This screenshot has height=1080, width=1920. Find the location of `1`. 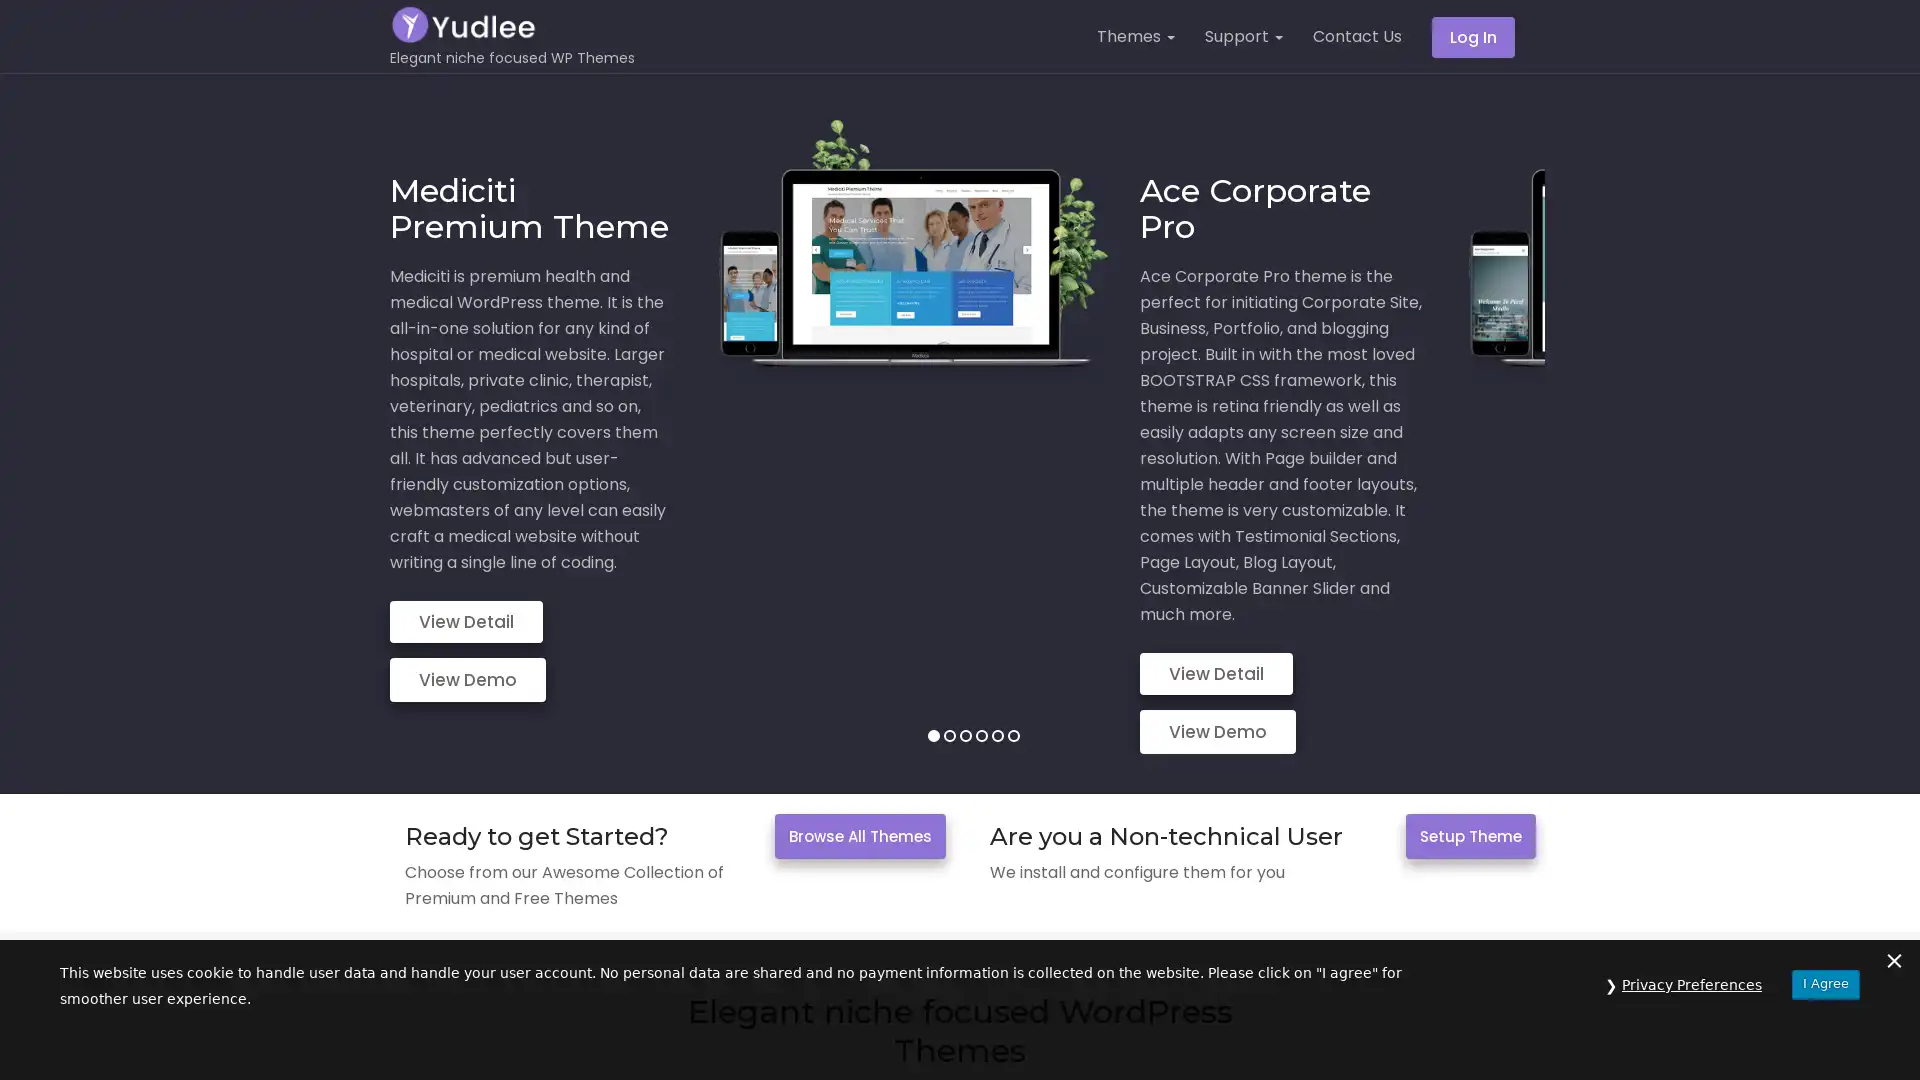

1 is located at coordinates (931, 595).